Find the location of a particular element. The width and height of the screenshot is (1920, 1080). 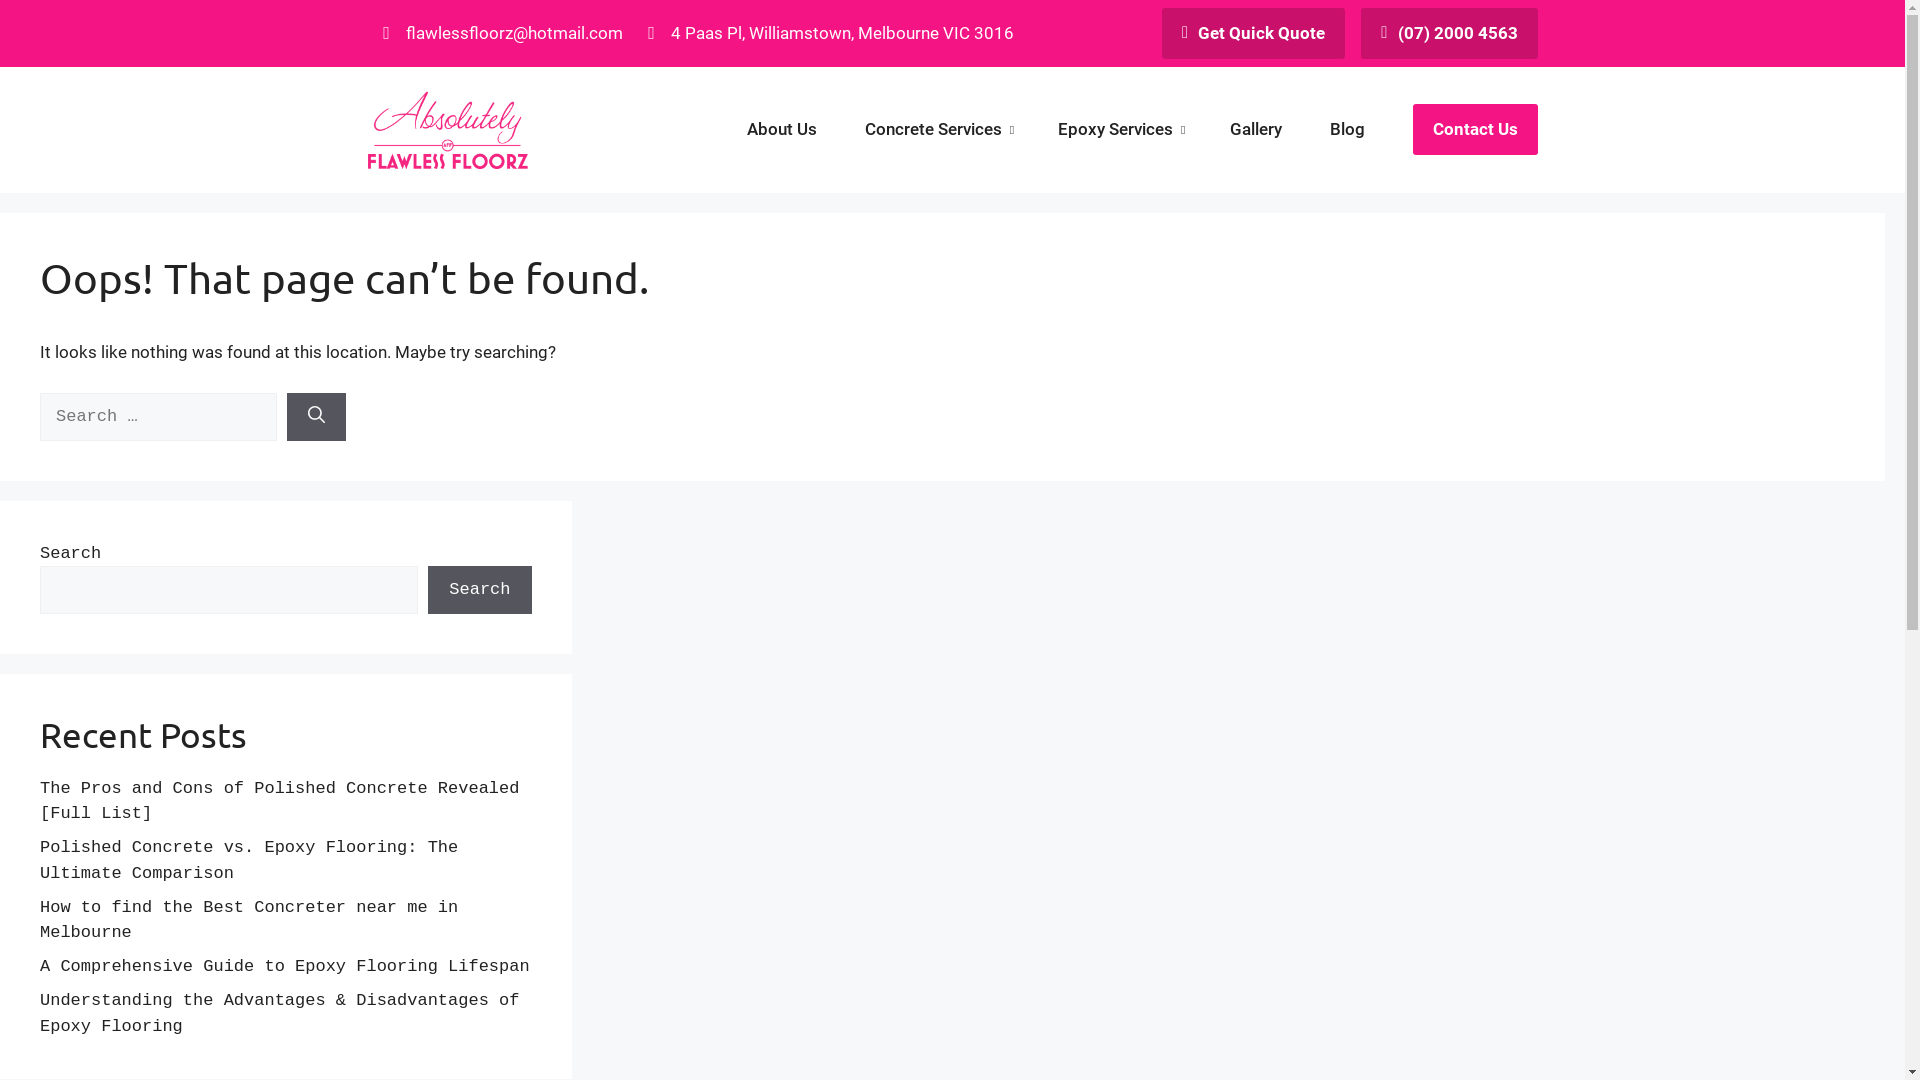

'Concrete Services' is located at coordinates (936, 130).